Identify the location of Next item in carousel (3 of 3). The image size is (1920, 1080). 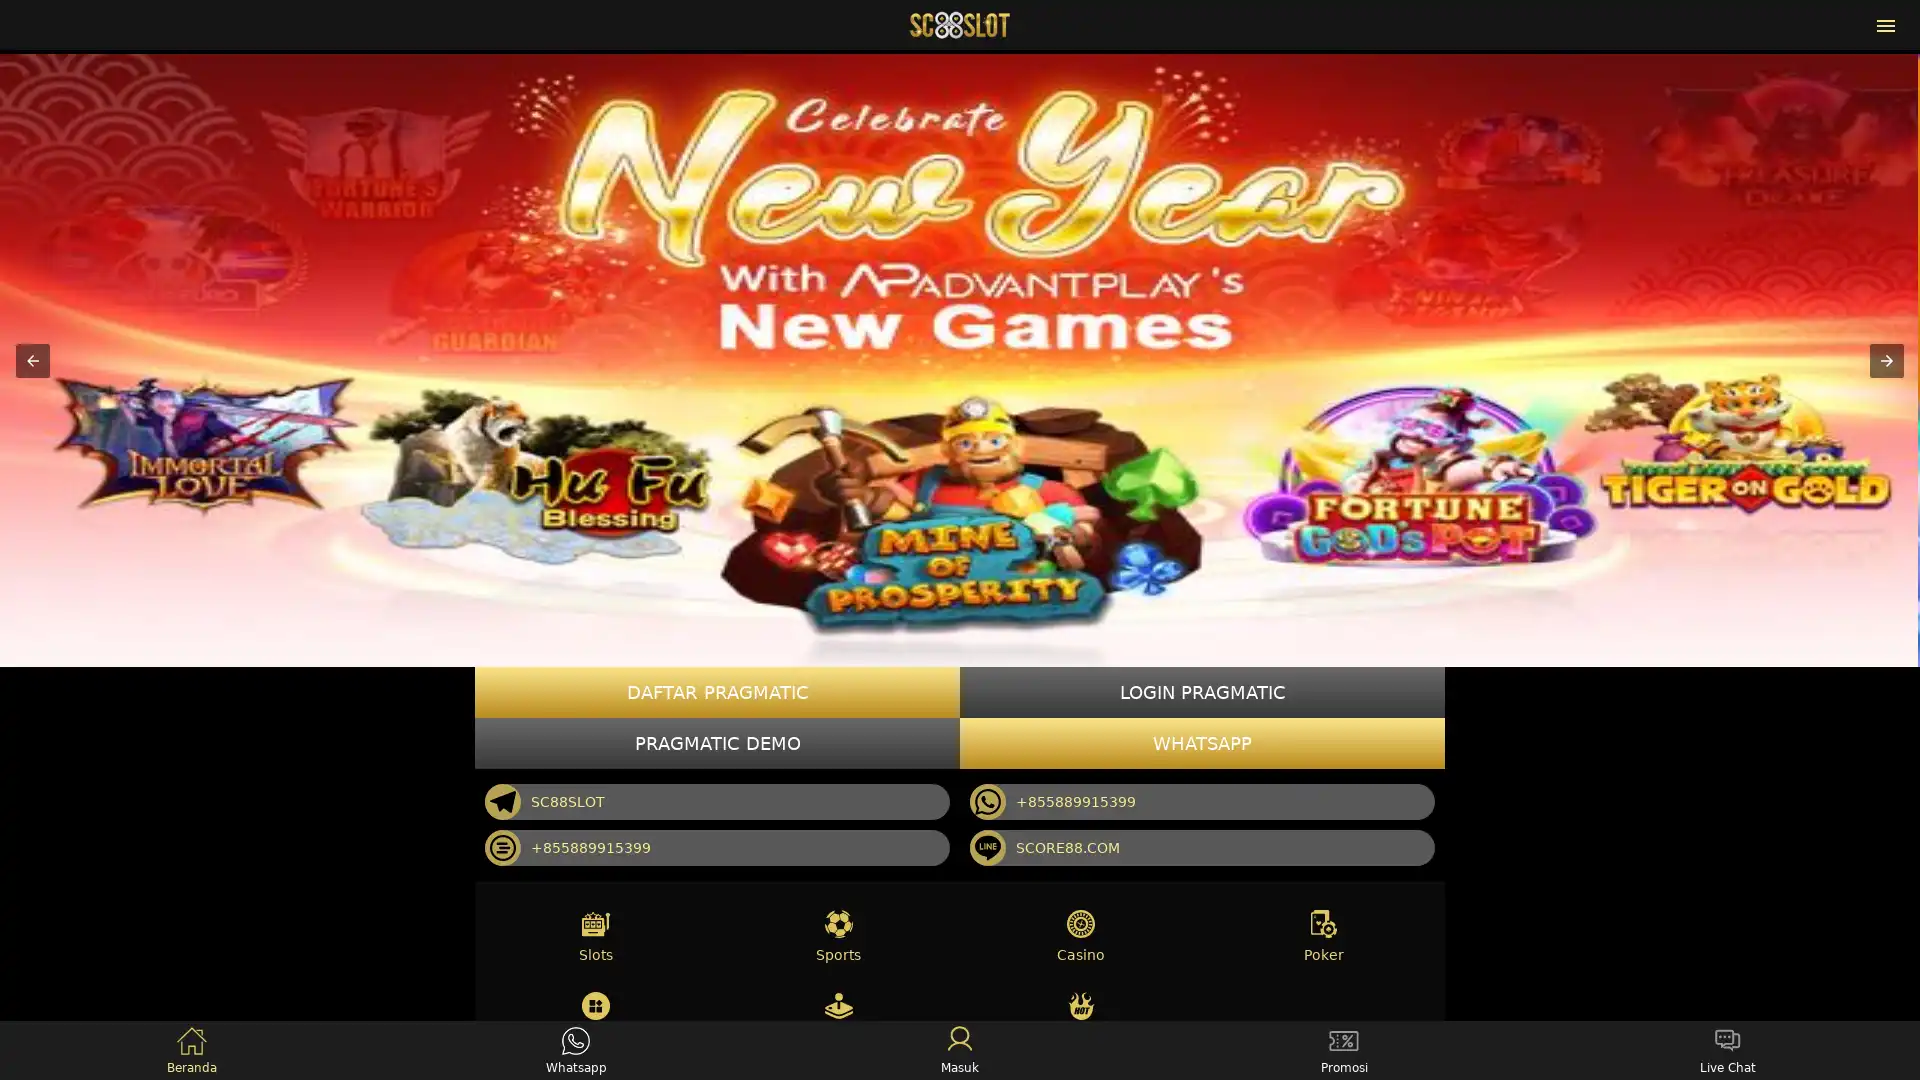
(1885, 358).